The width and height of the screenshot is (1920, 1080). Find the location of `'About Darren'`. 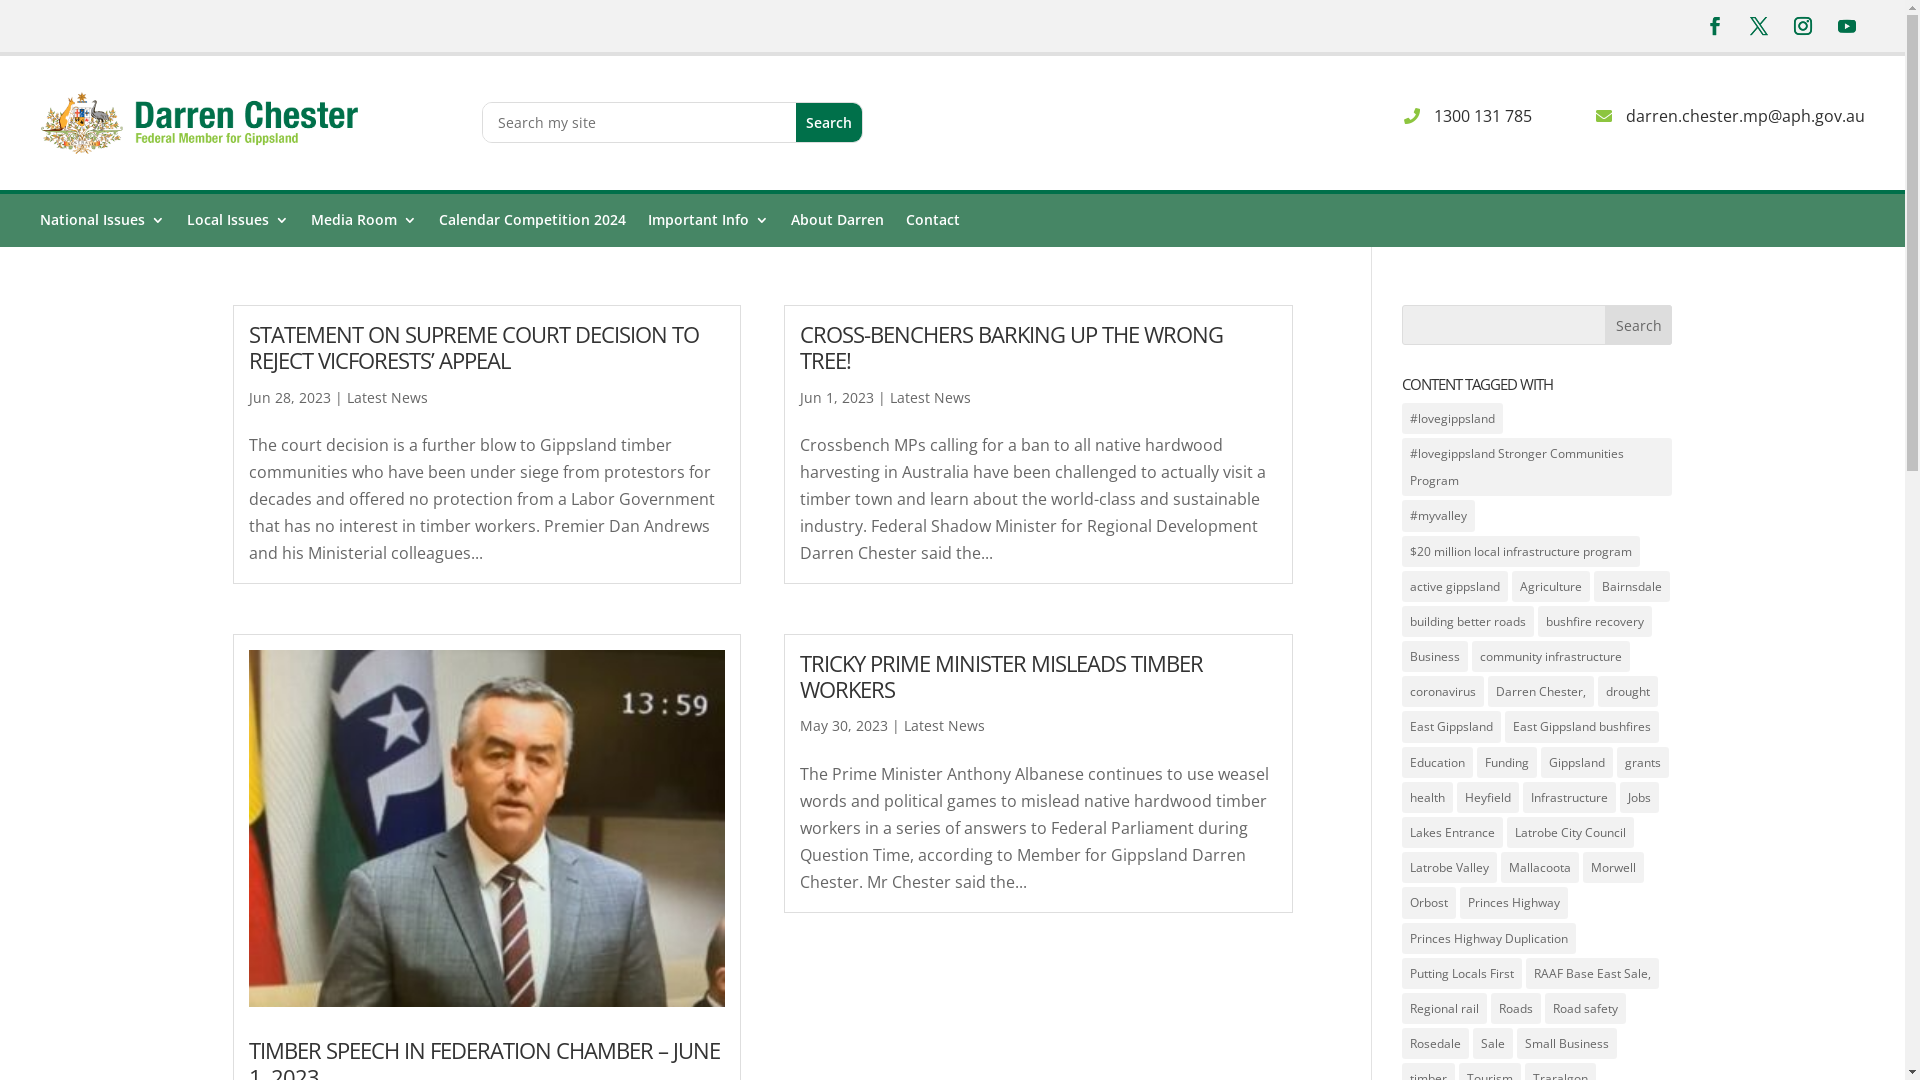

'About Darren' is located at coordinates (837, 223).